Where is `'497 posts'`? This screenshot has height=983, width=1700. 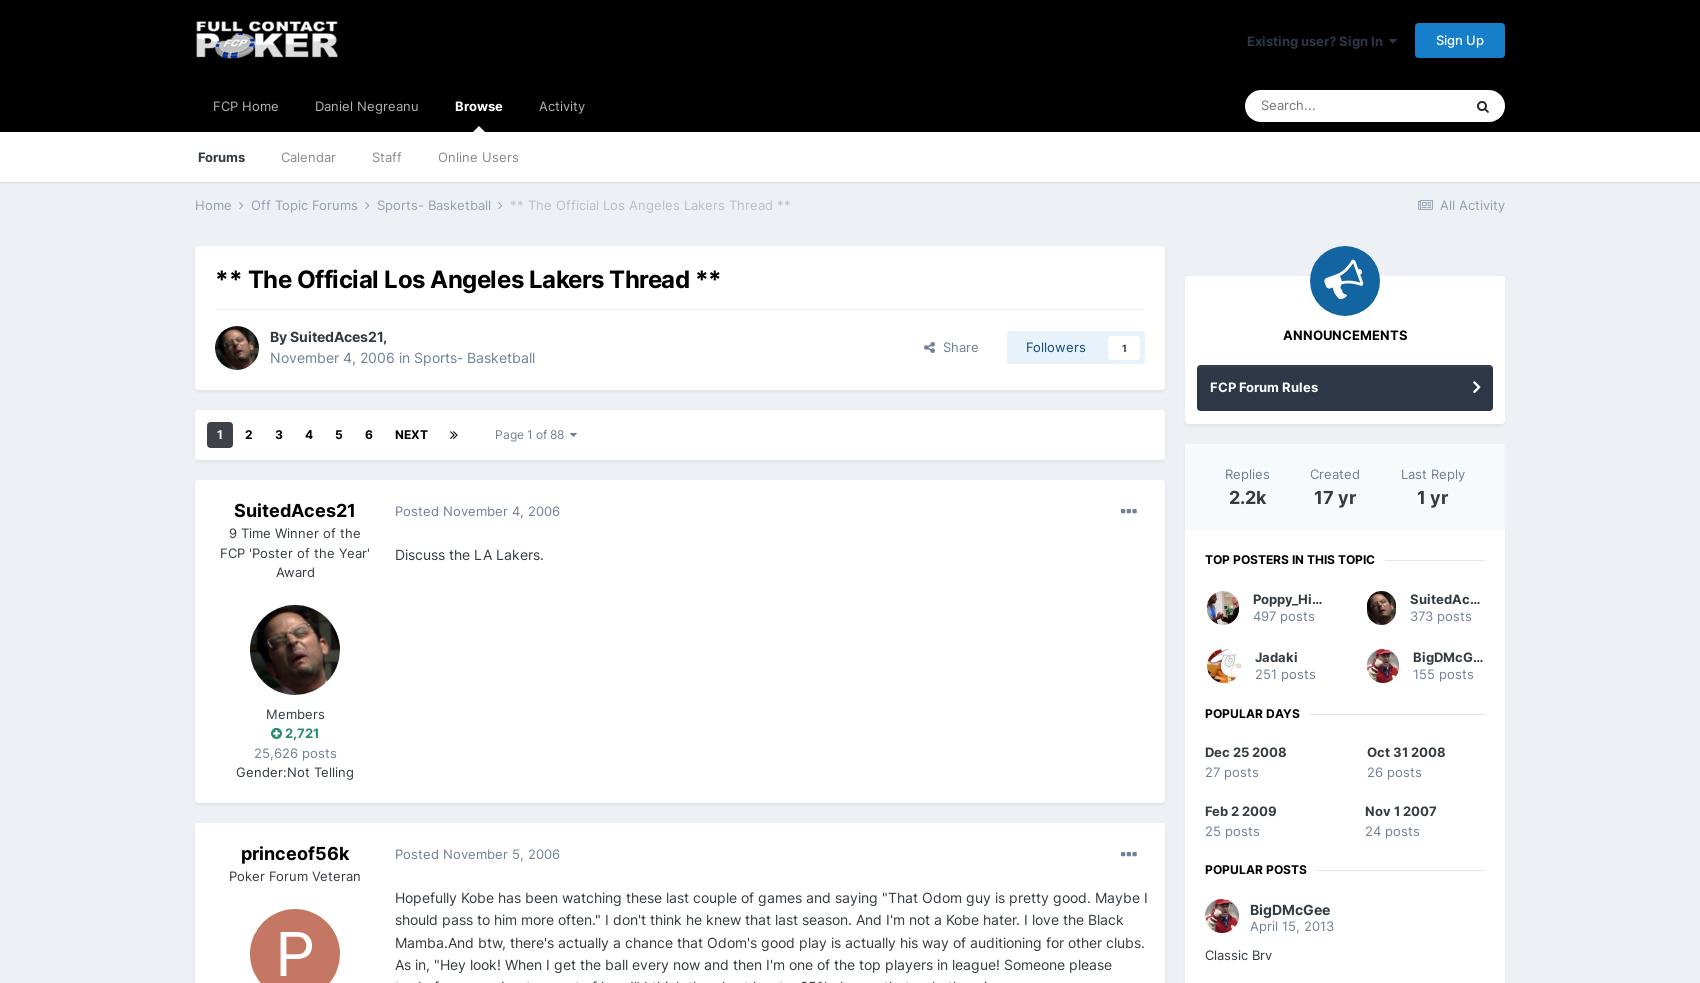
'497 posts' is located at coordinates (1251, 616).